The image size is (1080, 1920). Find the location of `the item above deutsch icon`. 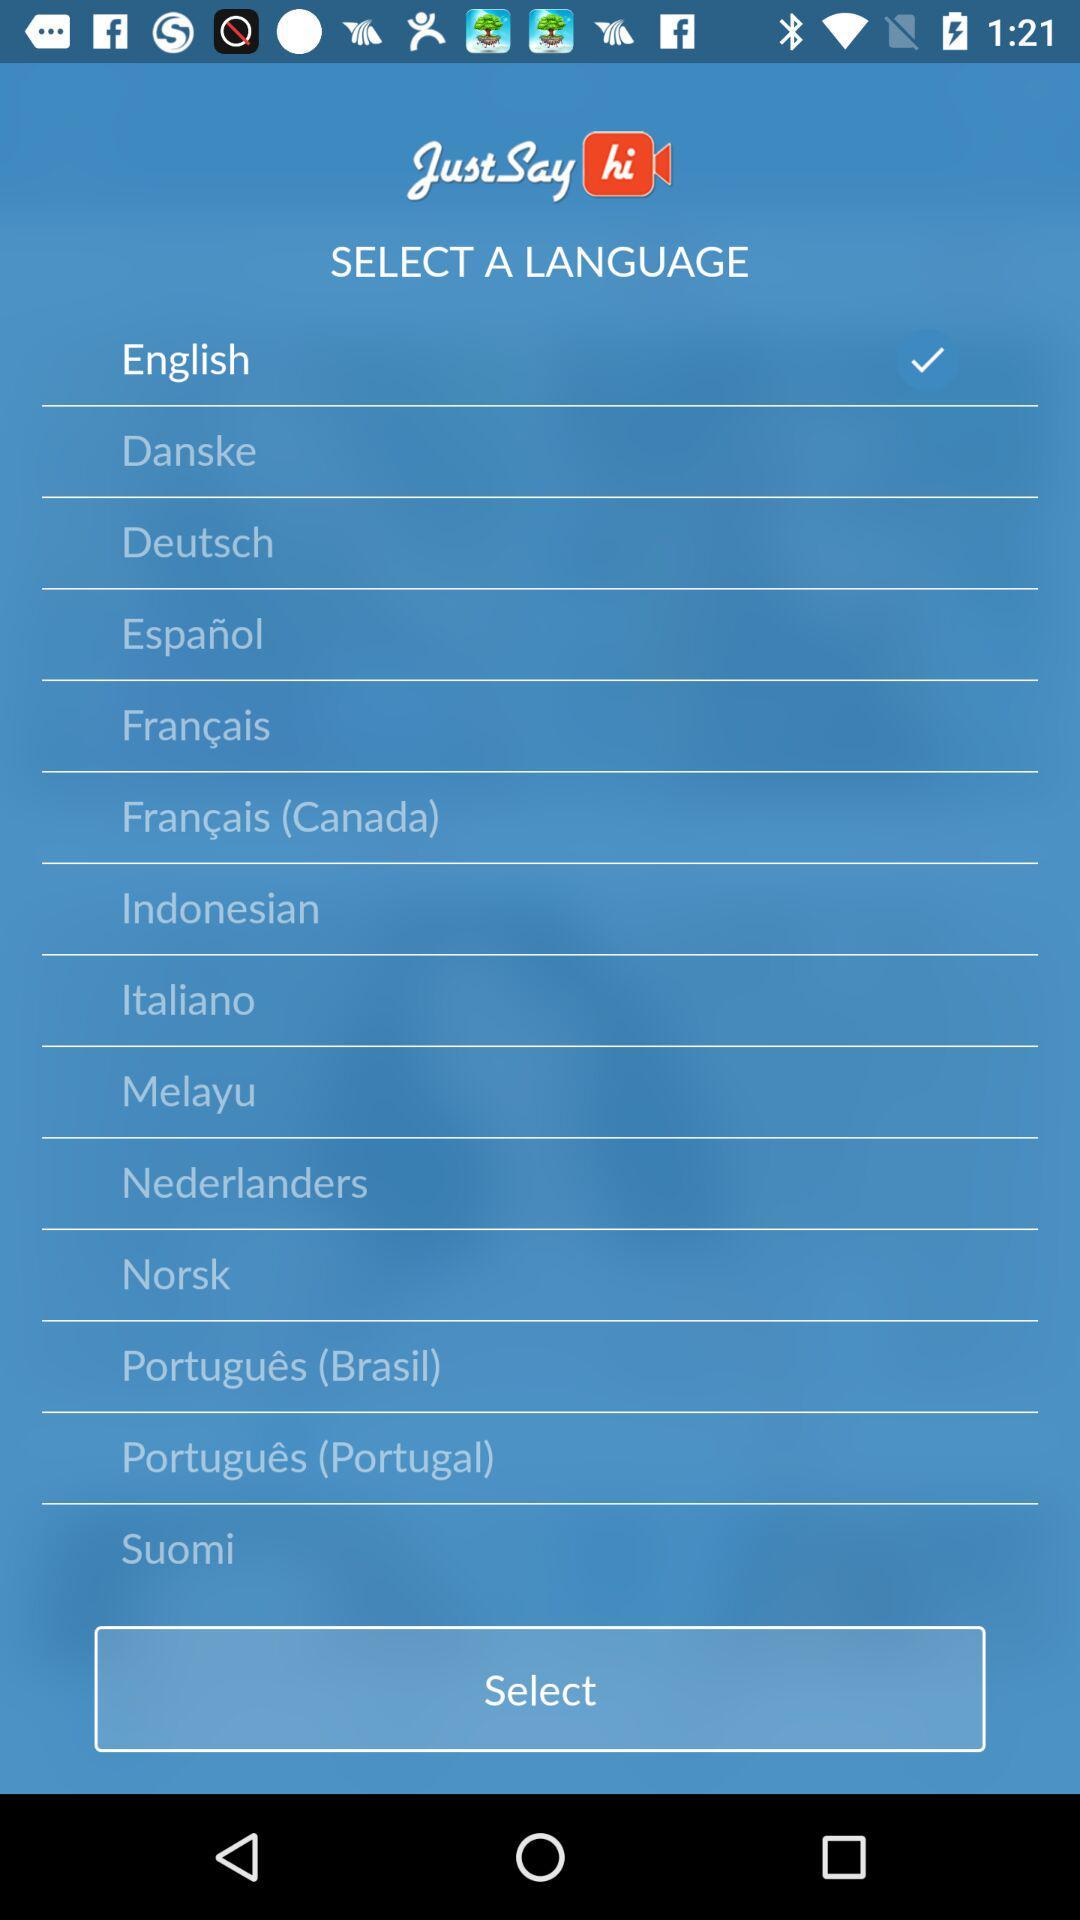

the item above deutsch icon is located at coordinates (189, 447).